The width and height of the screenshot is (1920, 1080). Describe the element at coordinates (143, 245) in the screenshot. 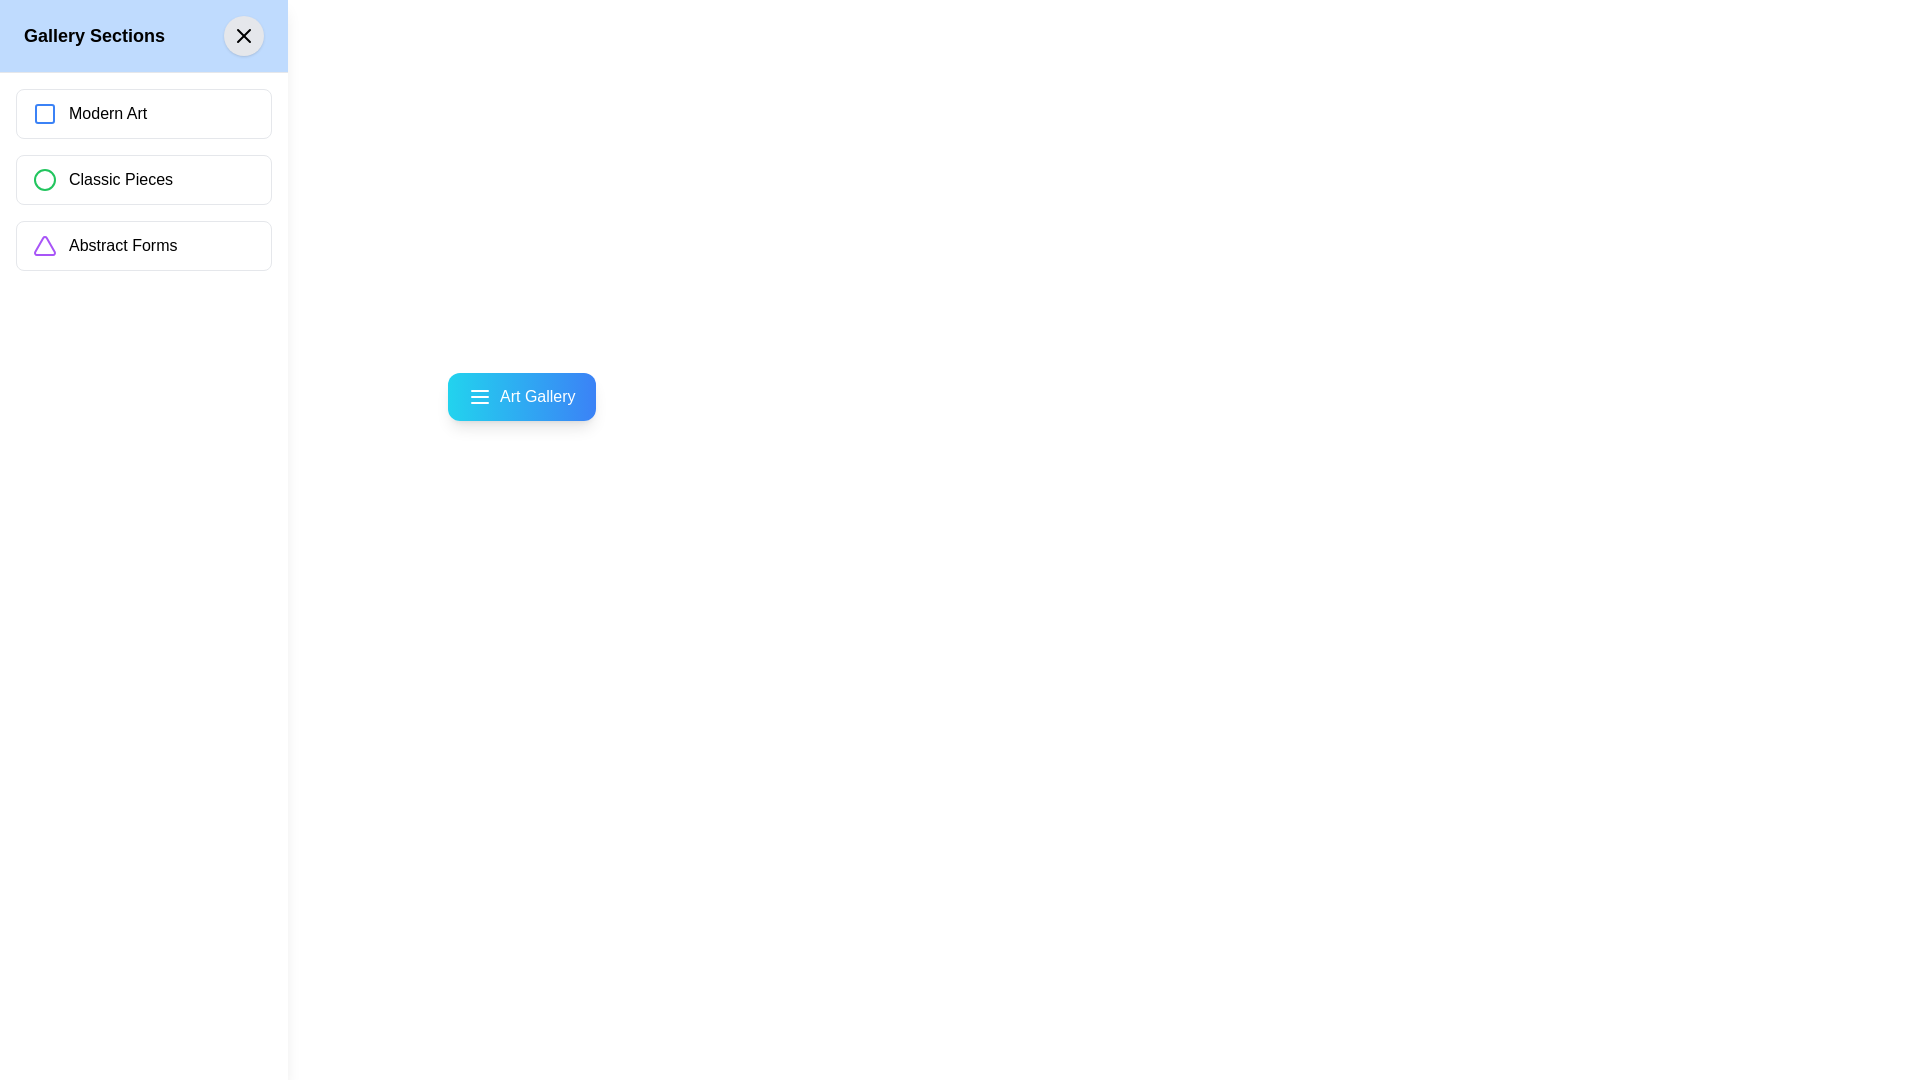

I see `the gallery section Abstract Forms by clicking on its respective button` at that location.